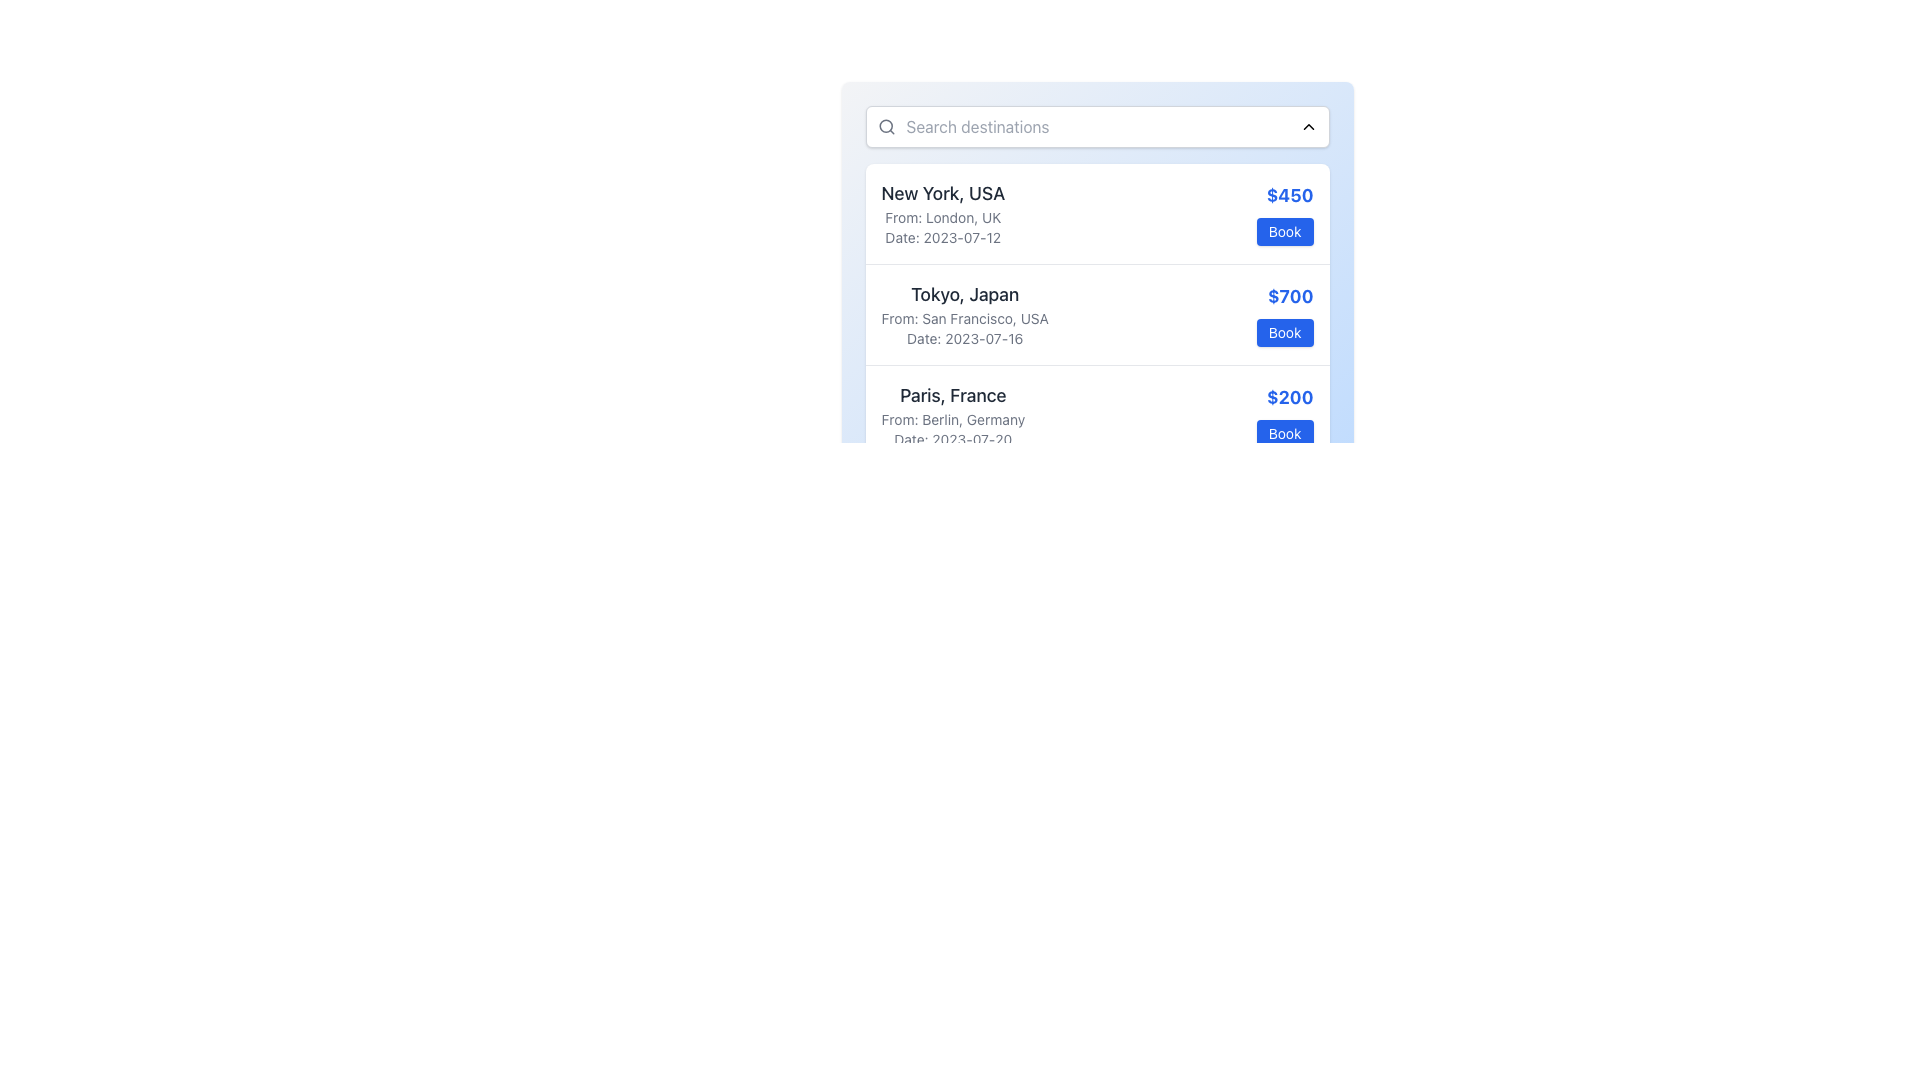 The height and width of the screenshot is (1080, 1920). I want to click on the text label providing contextual information about the origin of a travel route, located below 'Tokyo, Japan' and above 'Date: 2023-07-16', so click(965, 318).